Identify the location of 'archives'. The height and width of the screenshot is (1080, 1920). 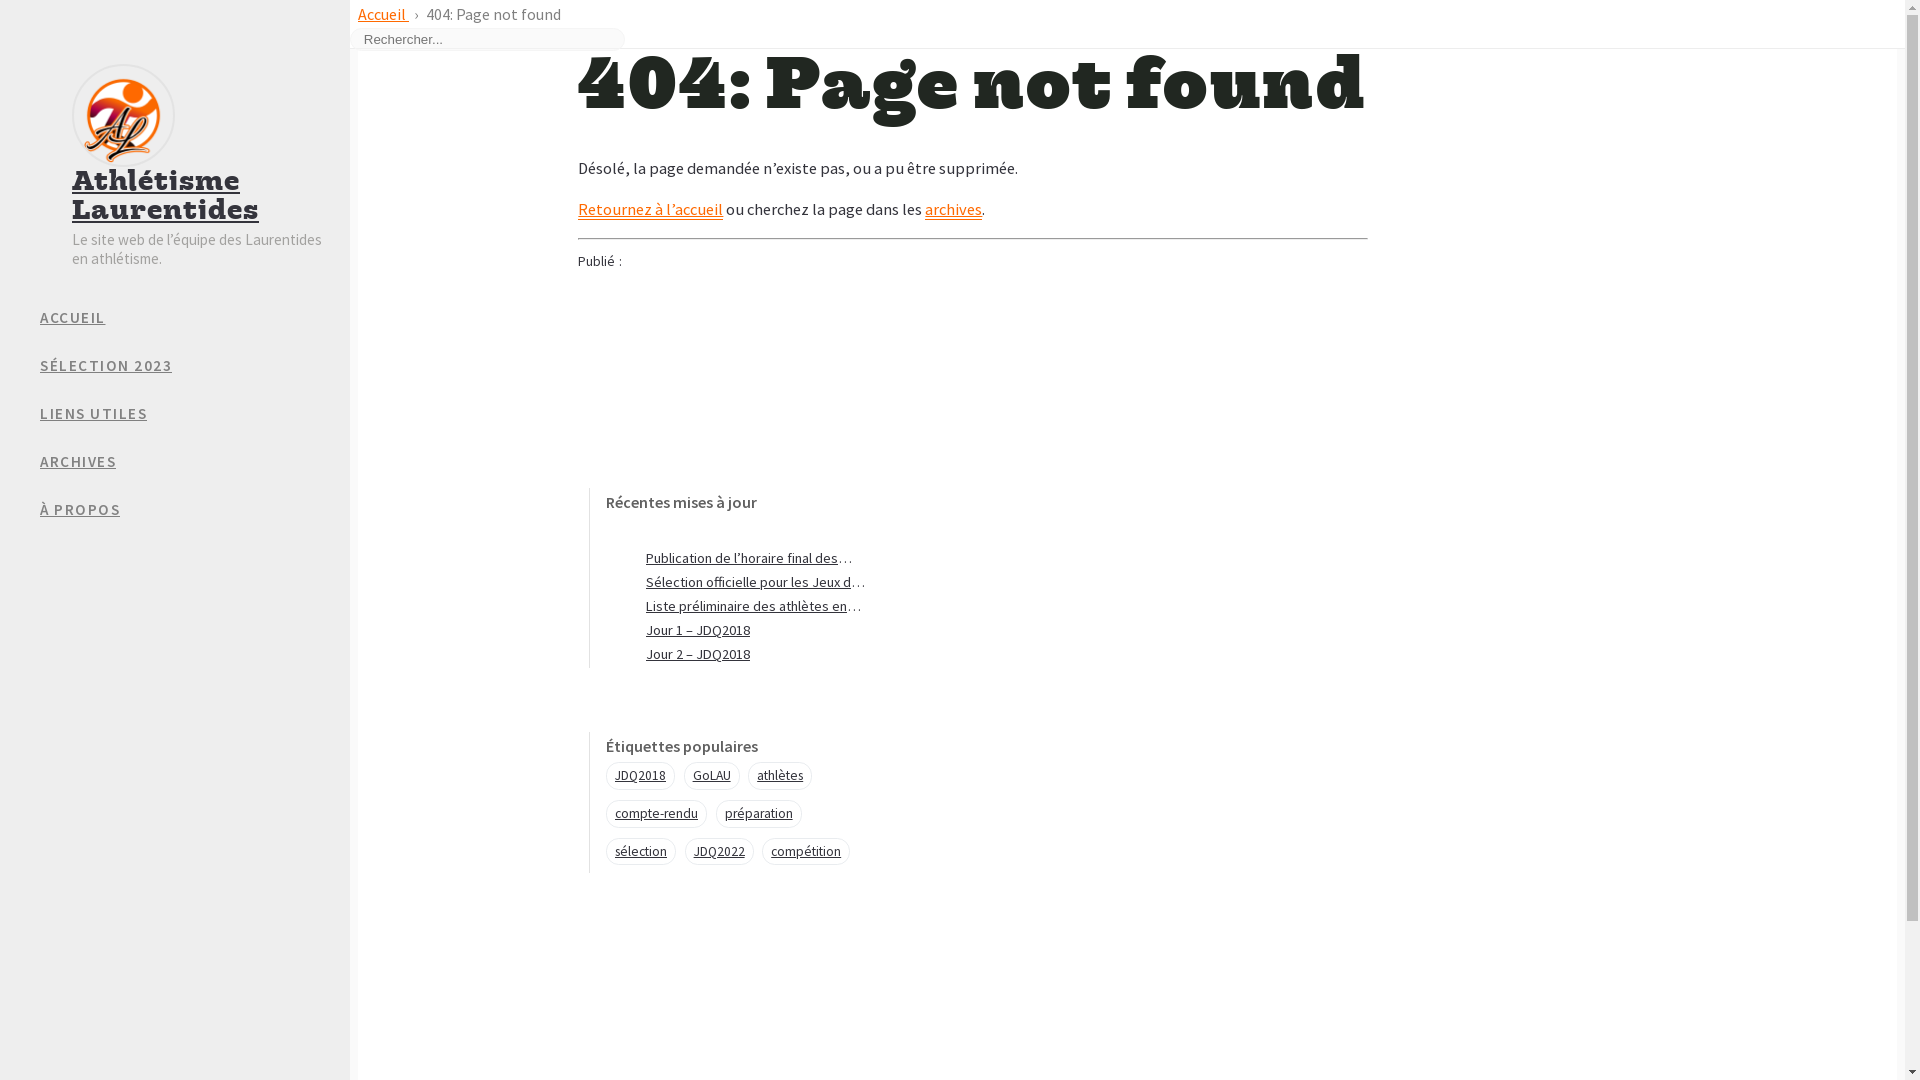
(952, 209).